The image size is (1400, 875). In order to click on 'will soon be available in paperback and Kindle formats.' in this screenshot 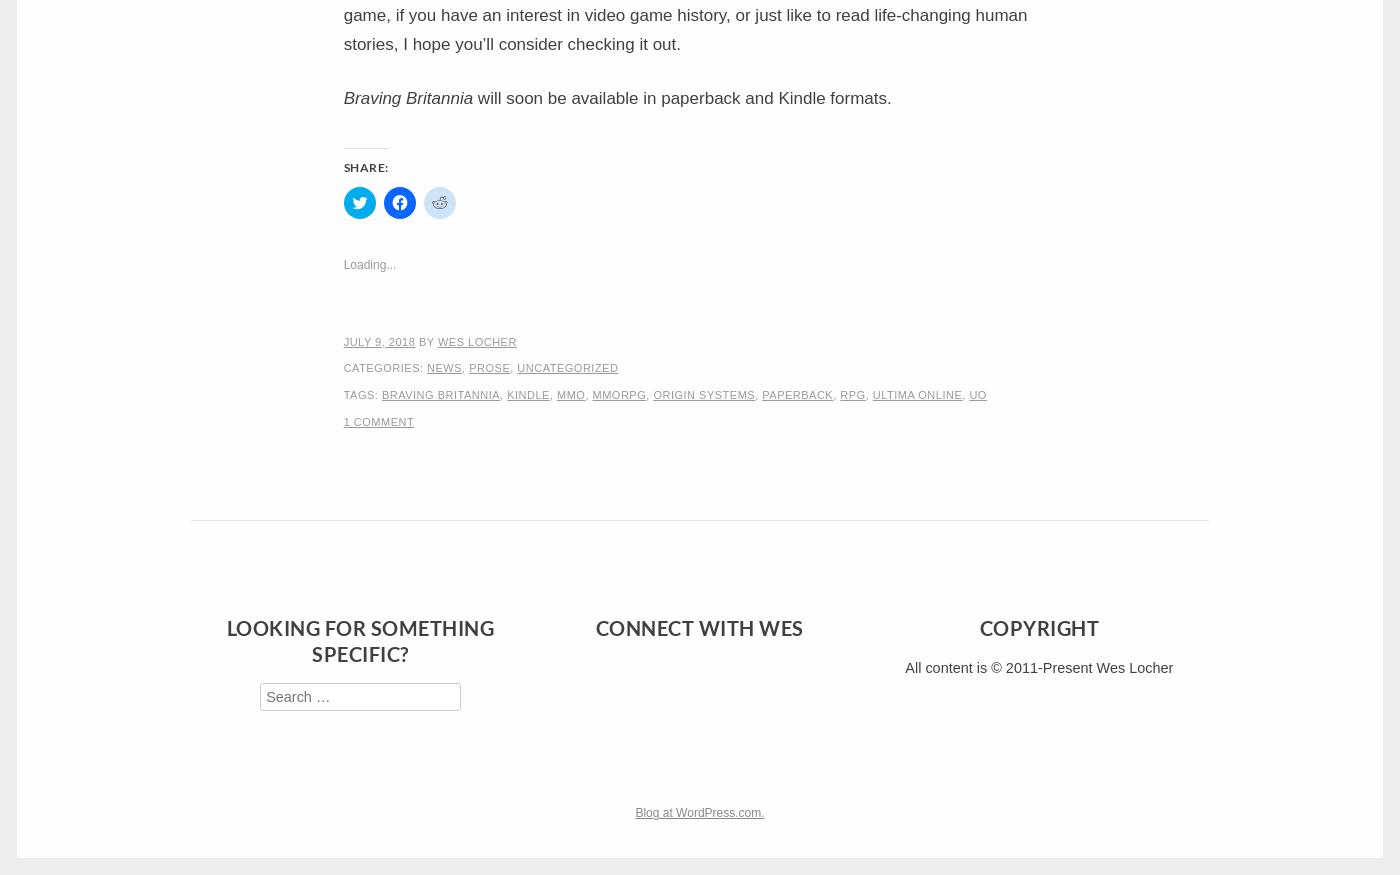, I will do `click(473, 97)`.